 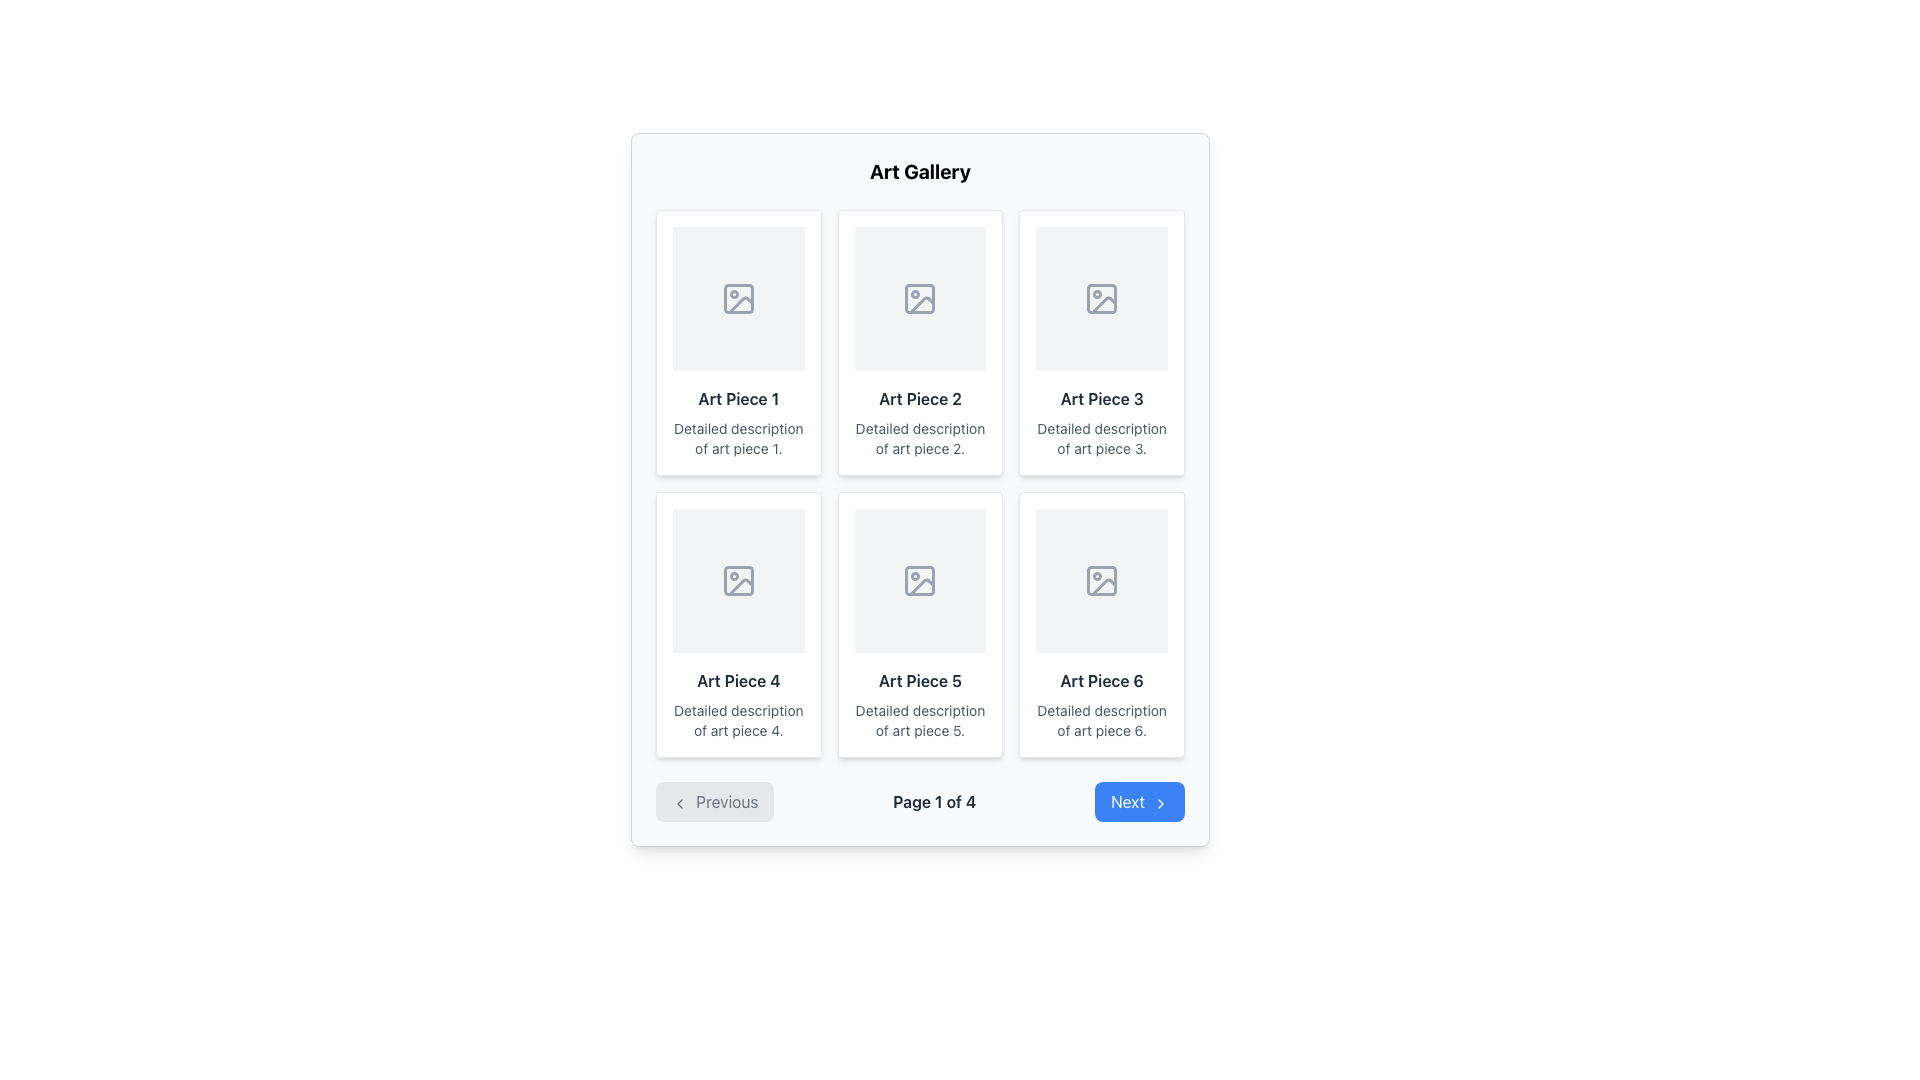 I want to click on the non-interactive icon representing 'Art Piece 5' located in the middle row and second column of the art gallery grid layout, so click(x=919, y=581).